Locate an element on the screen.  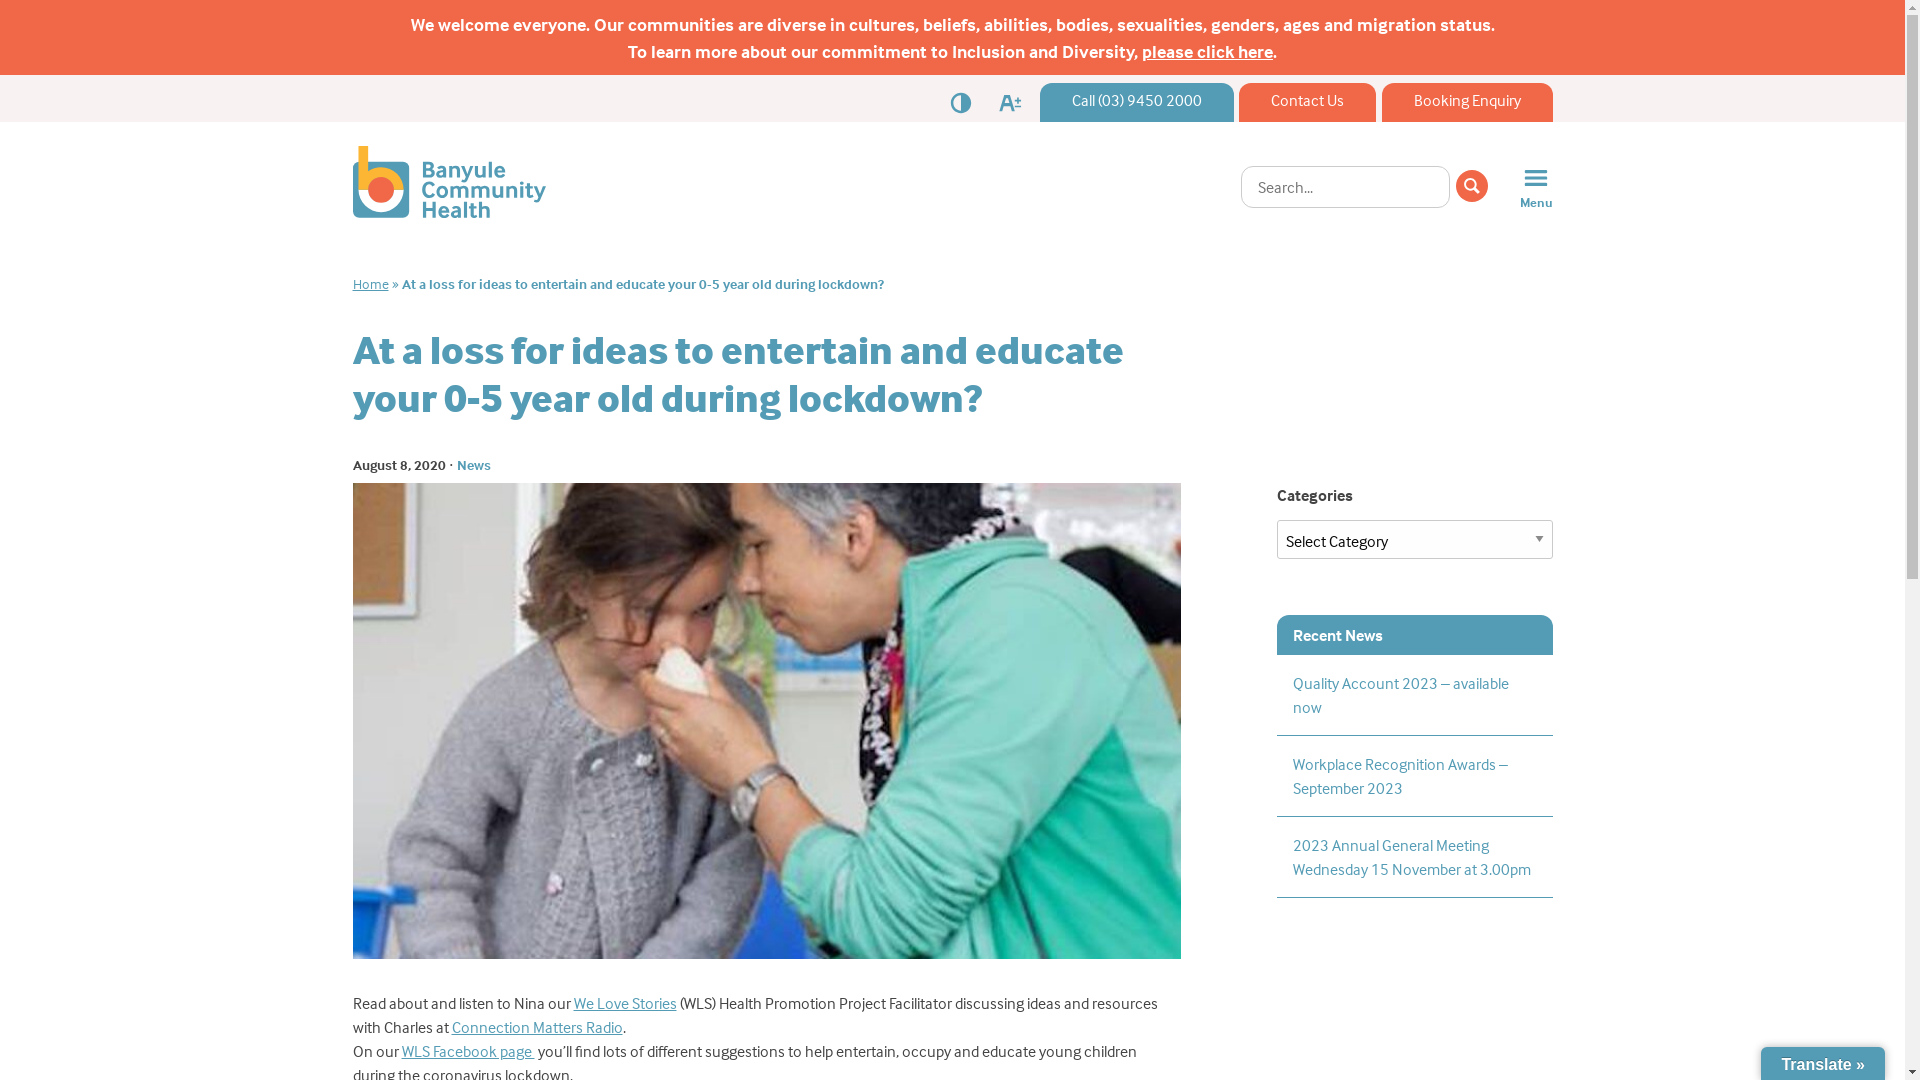
'Banyule Community Health' is located at coordinates (447, 212).